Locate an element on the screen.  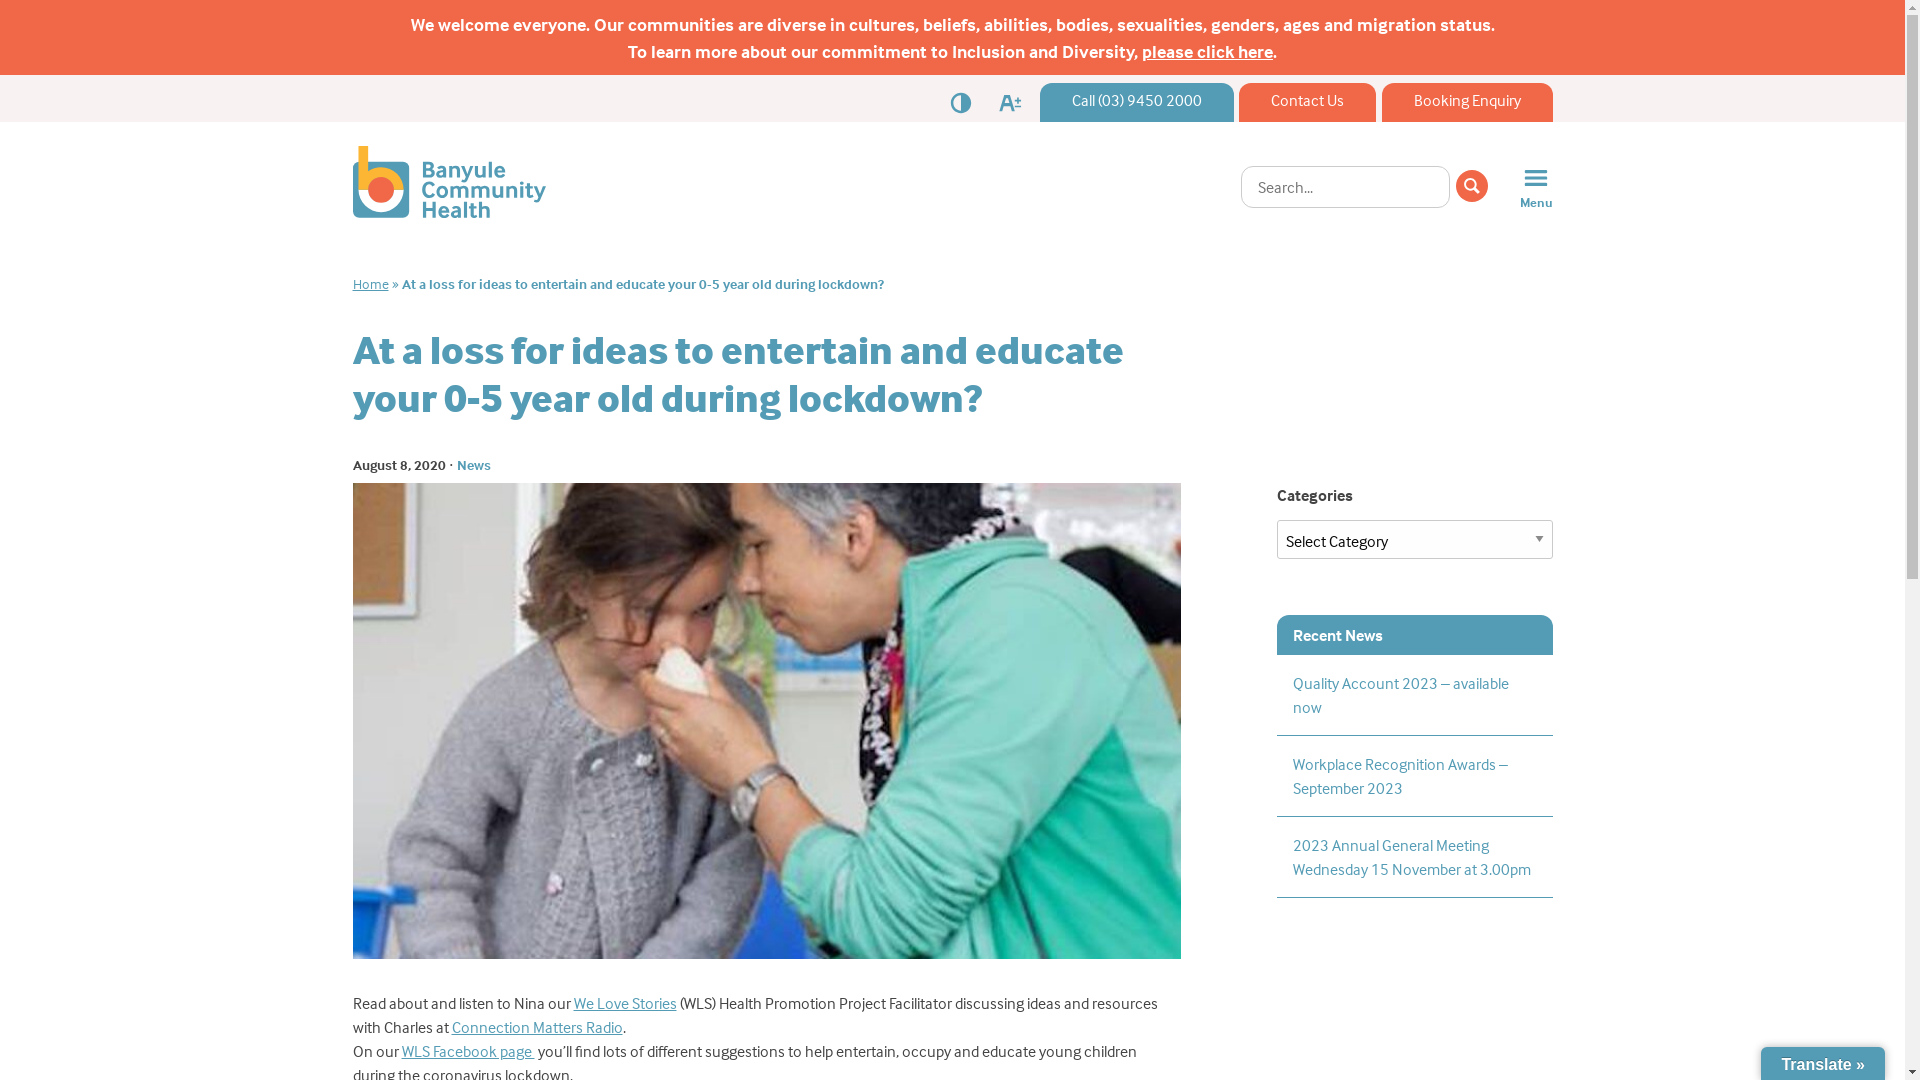
'Banyule Community Health' is located at coordinates (447, 212).